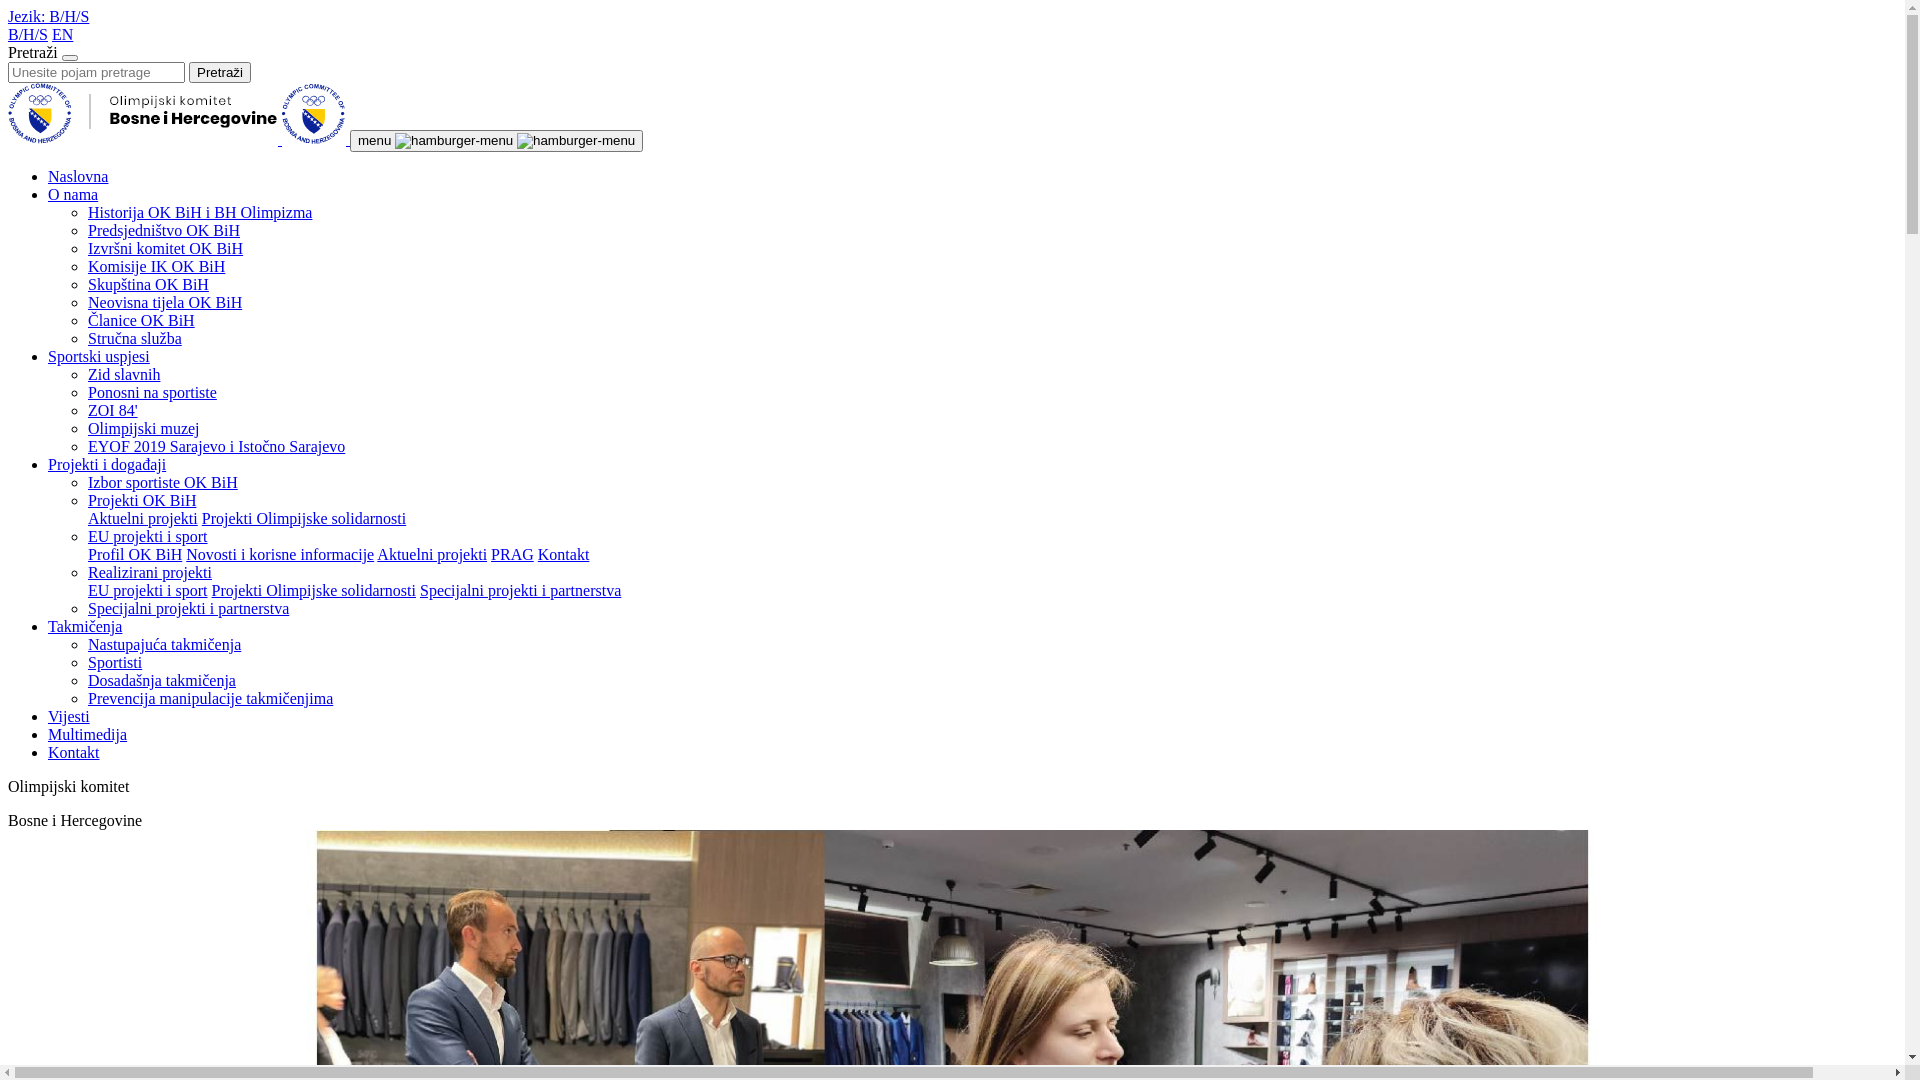  Describe the element at coordinates (147, 589) in the screenshot. I see `'EU projekti i sport'` at that location.